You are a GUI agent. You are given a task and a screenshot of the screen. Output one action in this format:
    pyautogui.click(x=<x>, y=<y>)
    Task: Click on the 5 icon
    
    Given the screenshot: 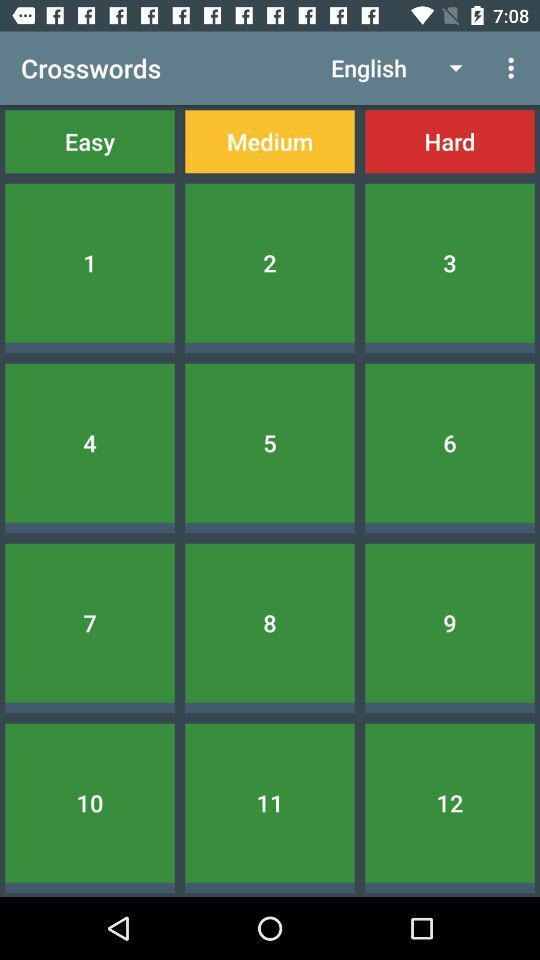 What is the action you would take?
    pyautogui.click(x=270, y=443)
    